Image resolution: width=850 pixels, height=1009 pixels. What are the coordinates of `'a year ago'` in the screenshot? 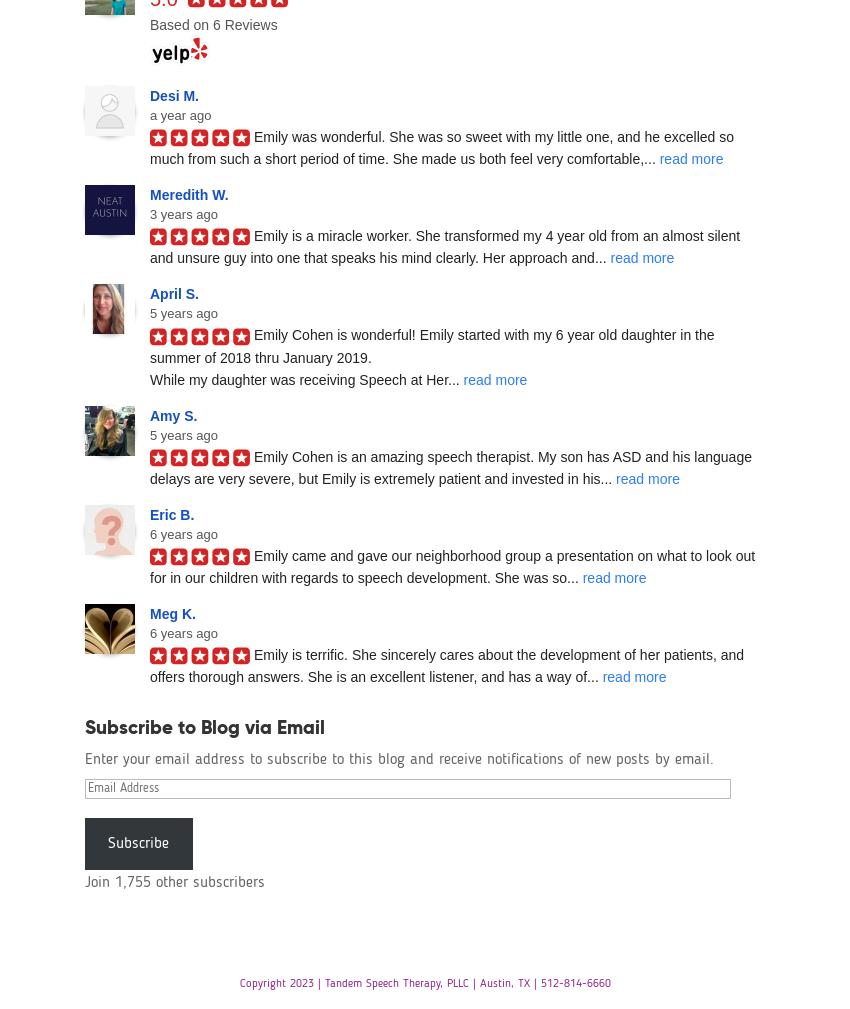 It's located at (179, 113).